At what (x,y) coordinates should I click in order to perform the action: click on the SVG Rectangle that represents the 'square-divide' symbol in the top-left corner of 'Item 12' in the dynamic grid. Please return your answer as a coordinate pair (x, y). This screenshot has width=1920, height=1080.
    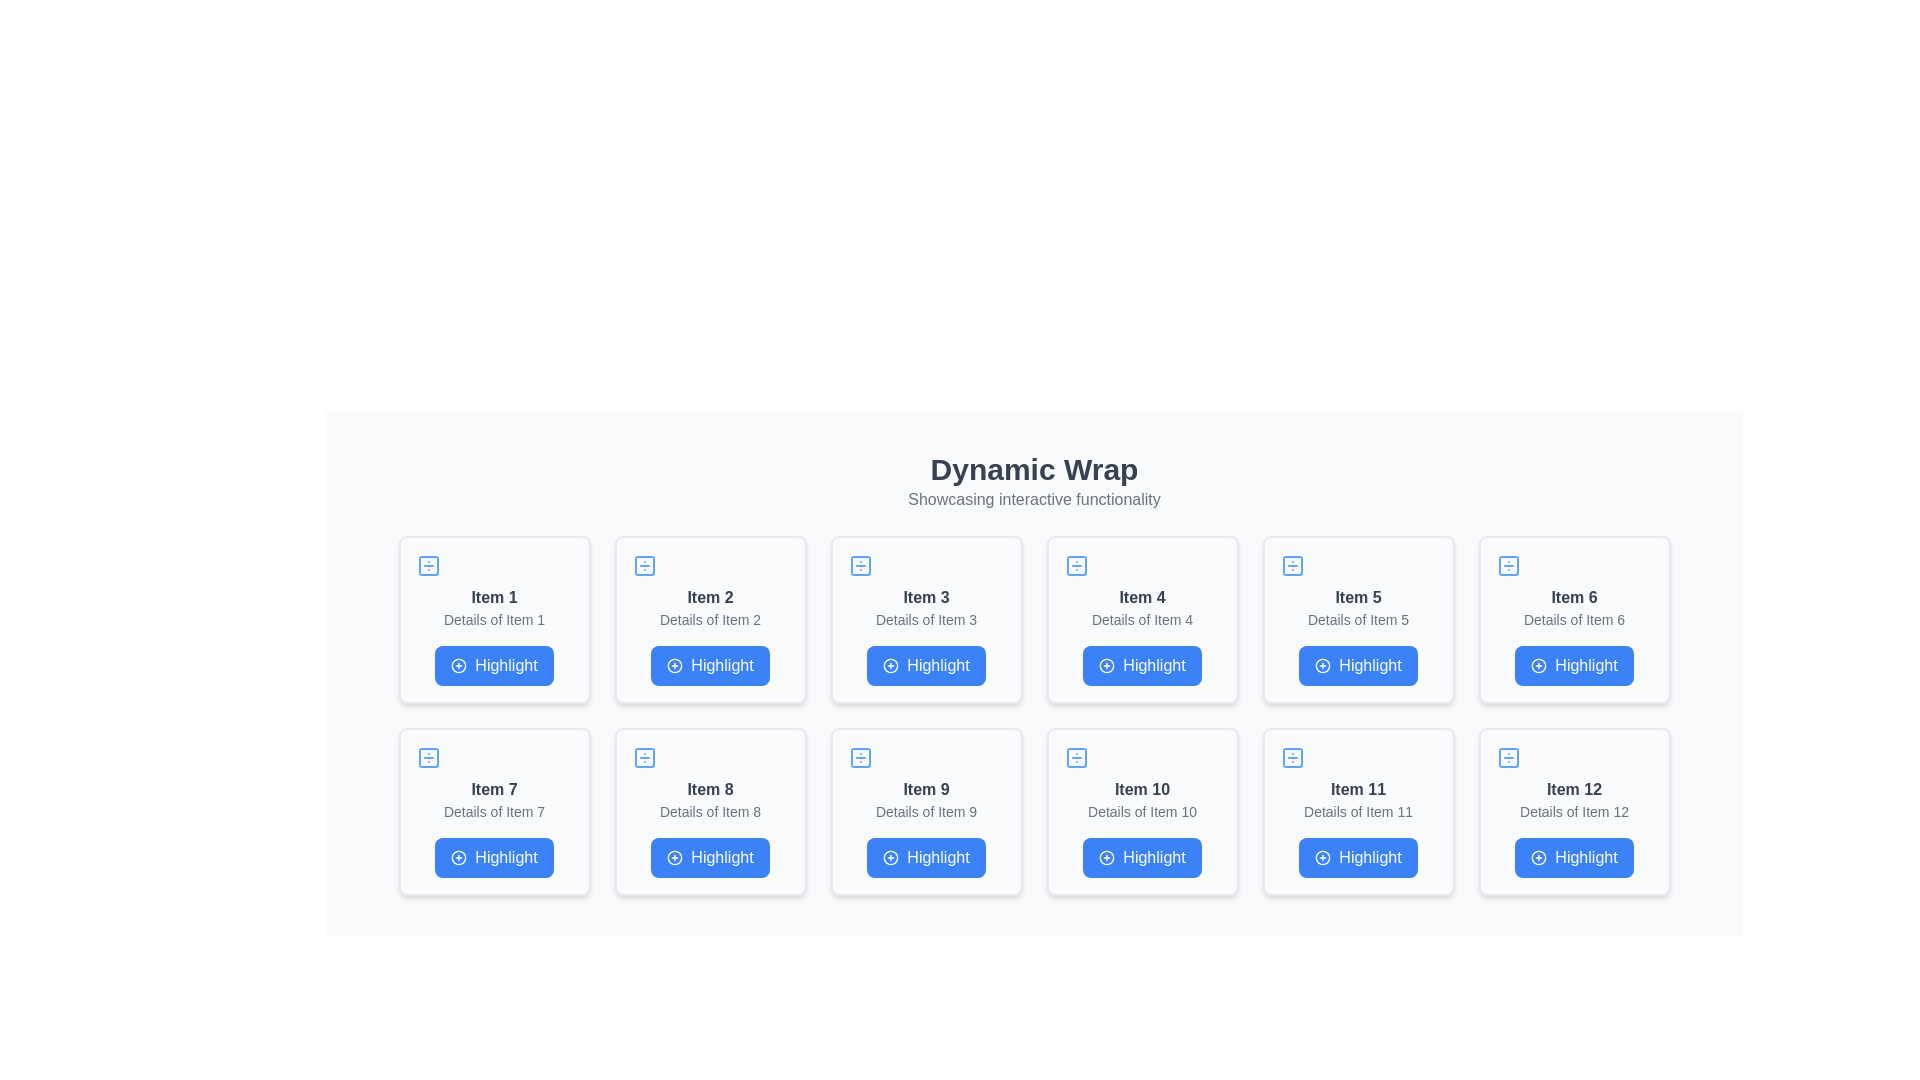
    Looking at the image, I should click on (1508, 758).